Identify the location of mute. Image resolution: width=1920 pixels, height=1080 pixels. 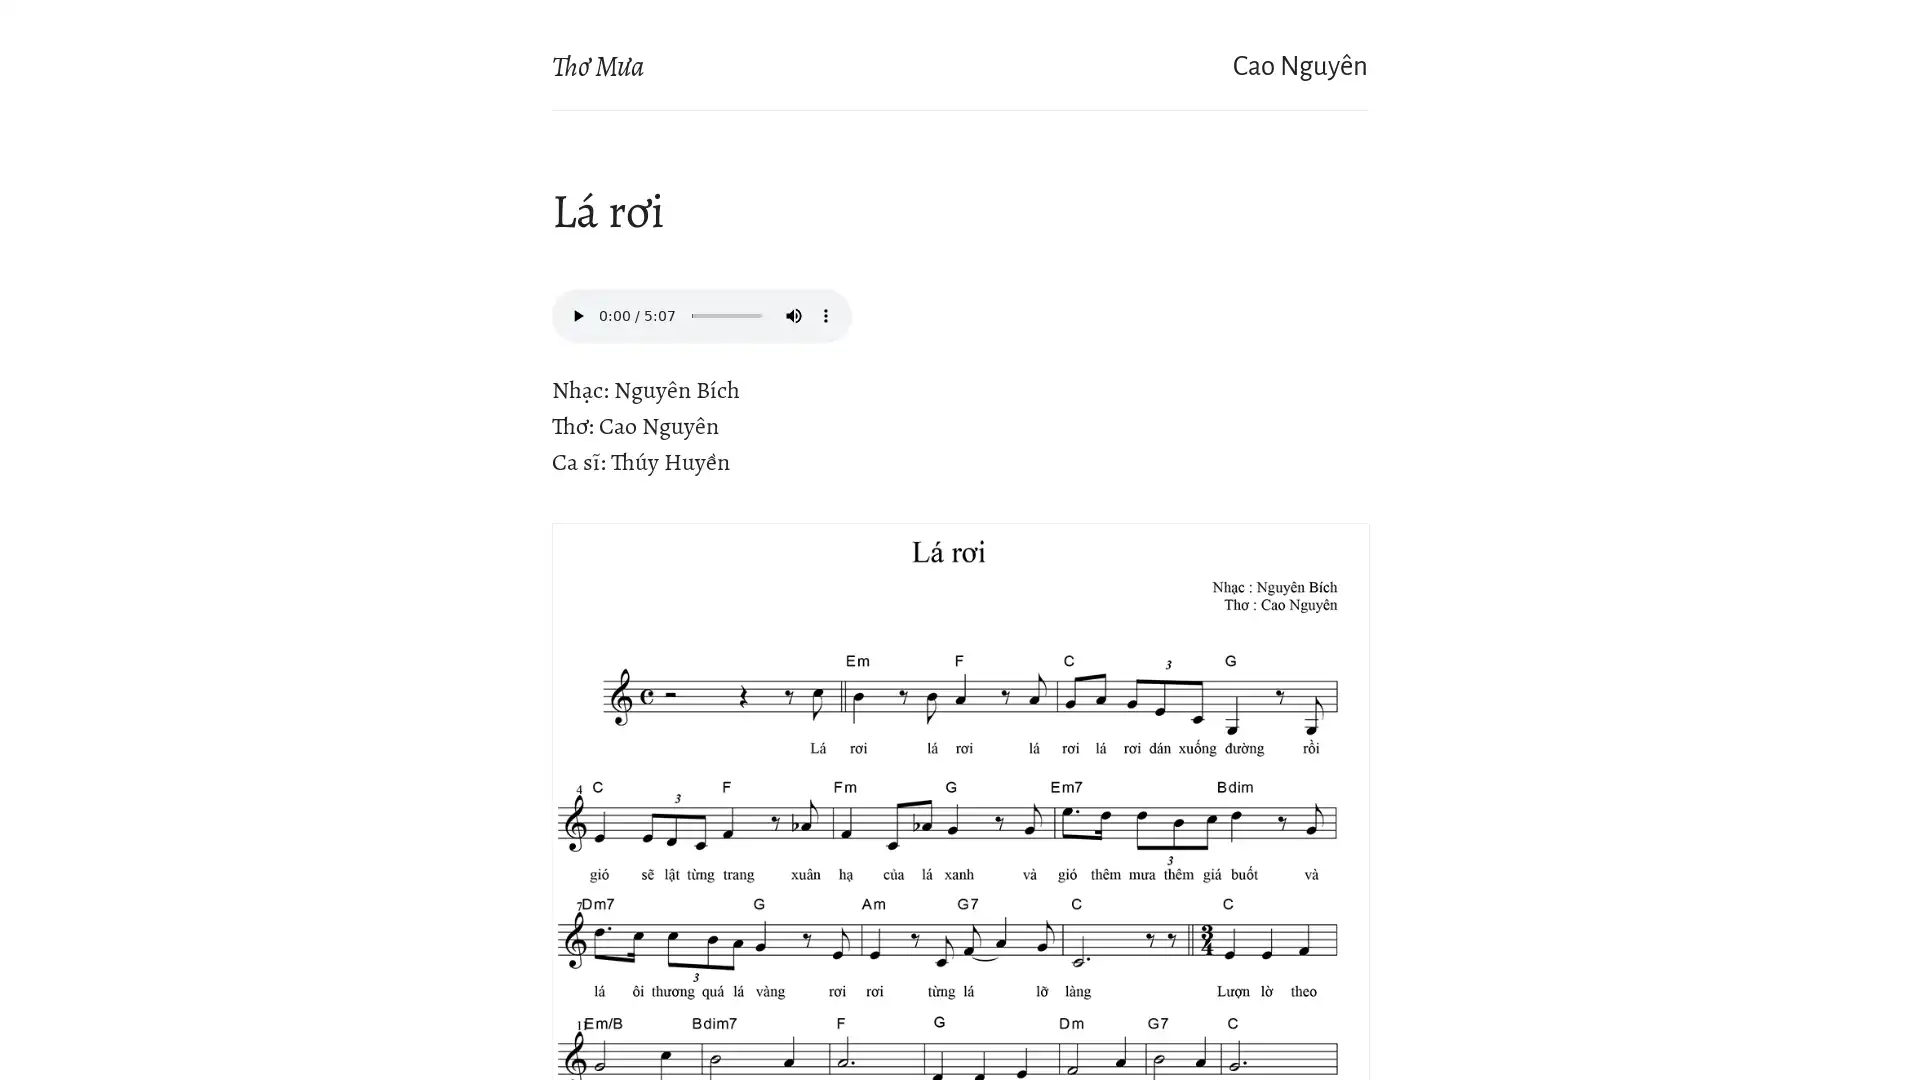
(792, 315).